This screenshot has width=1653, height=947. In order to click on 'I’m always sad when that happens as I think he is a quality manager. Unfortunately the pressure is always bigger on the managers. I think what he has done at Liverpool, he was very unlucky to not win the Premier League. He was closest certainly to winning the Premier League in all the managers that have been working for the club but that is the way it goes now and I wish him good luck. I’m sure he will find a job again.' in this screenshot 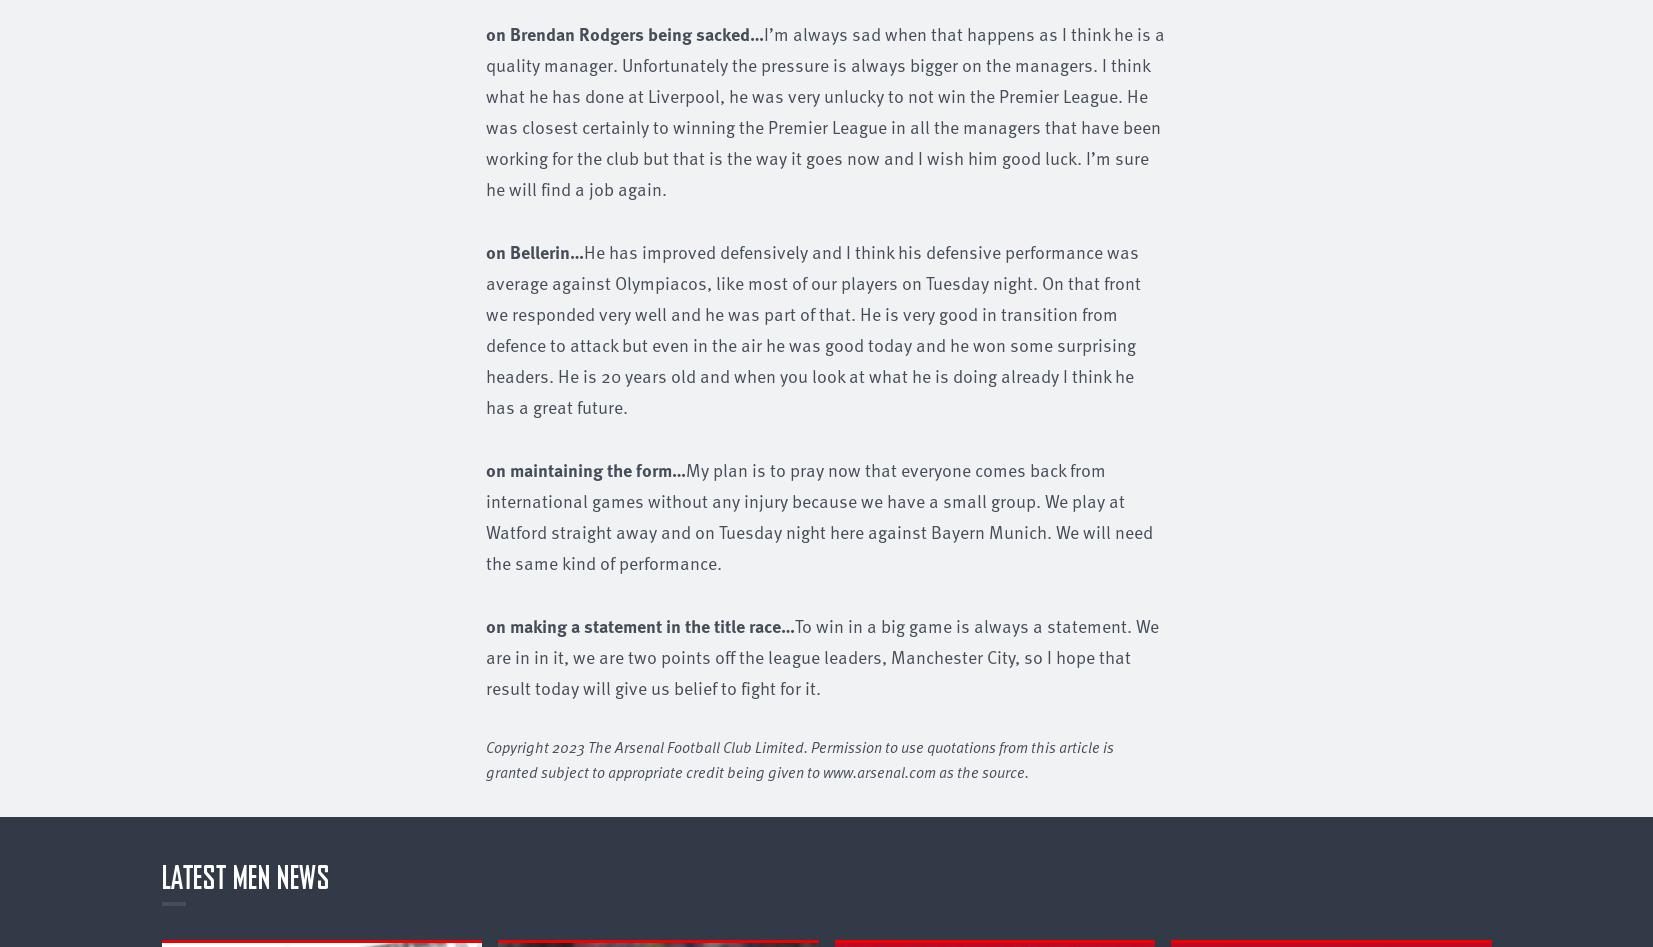, I will do `click(824, 109)`.